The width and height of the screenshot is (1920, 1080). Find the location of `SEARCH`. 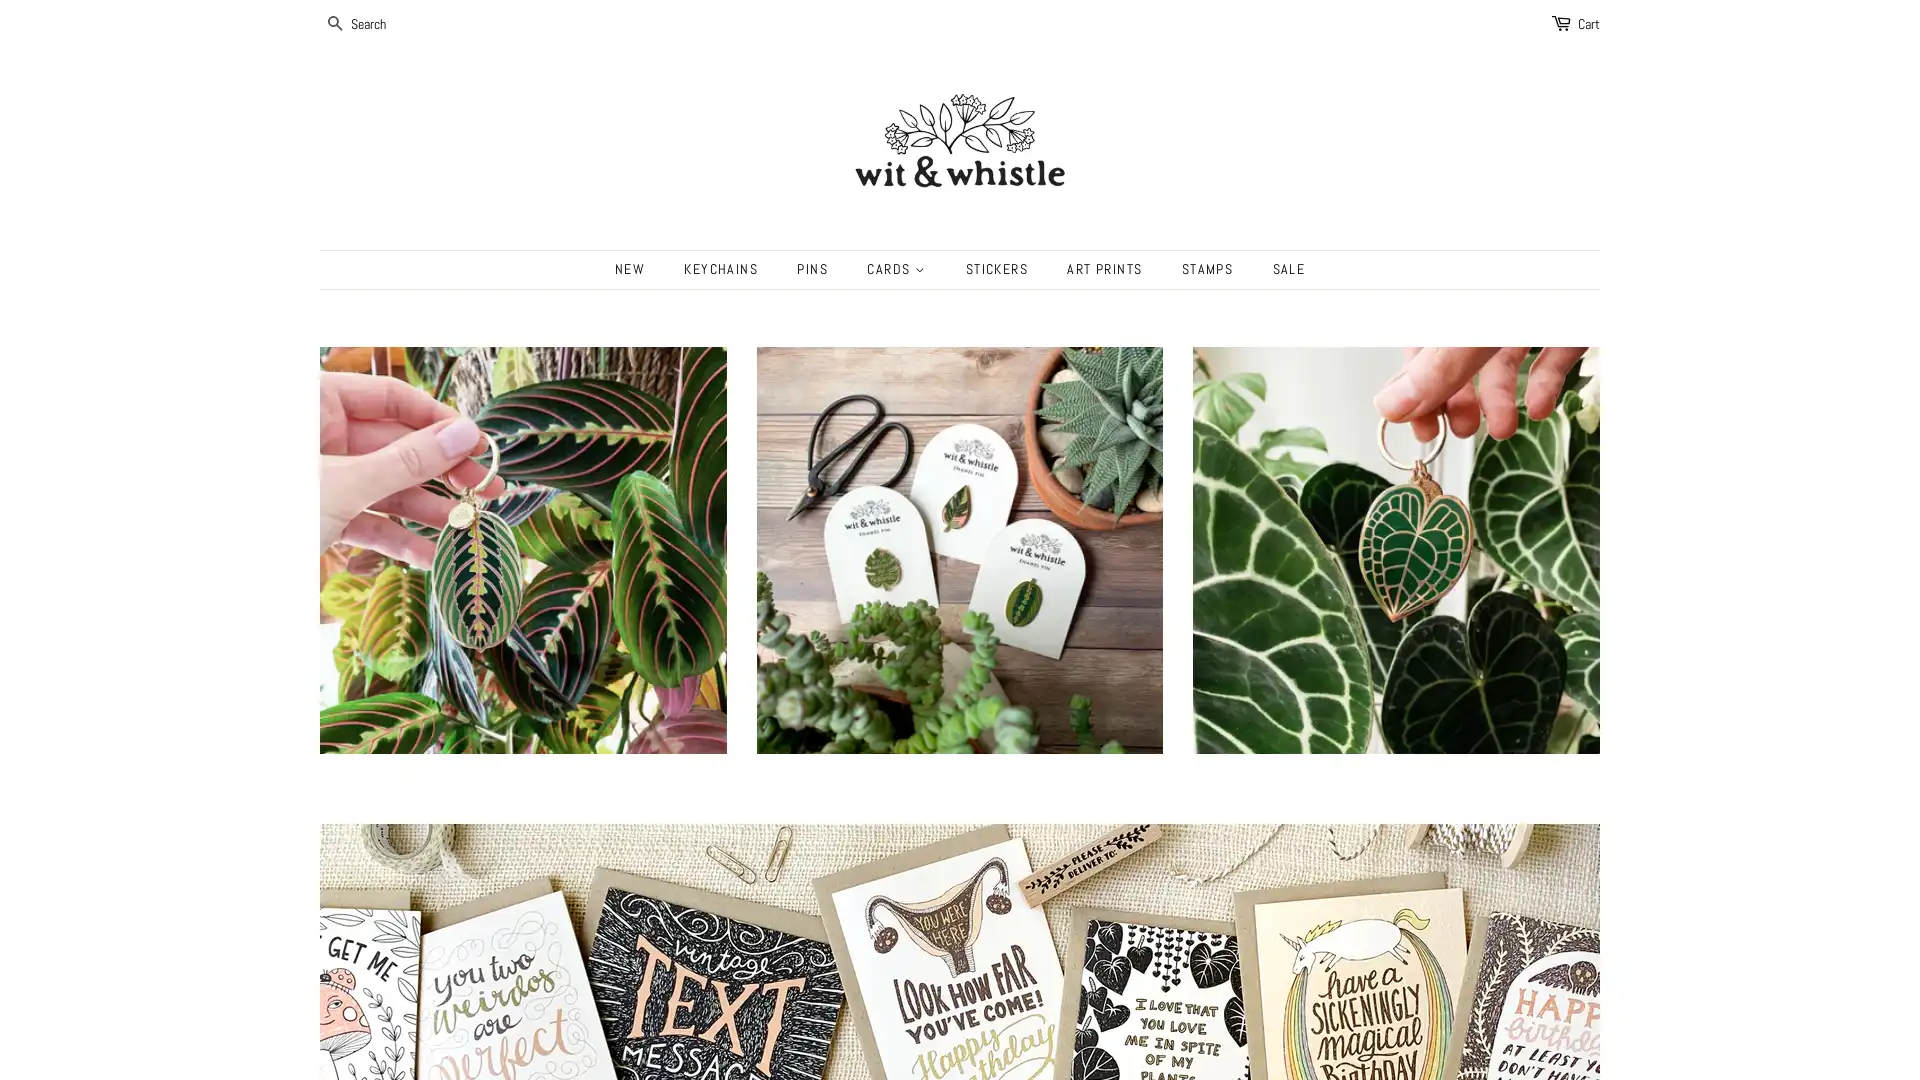

SEARCH is located at coordinates (336, 24).